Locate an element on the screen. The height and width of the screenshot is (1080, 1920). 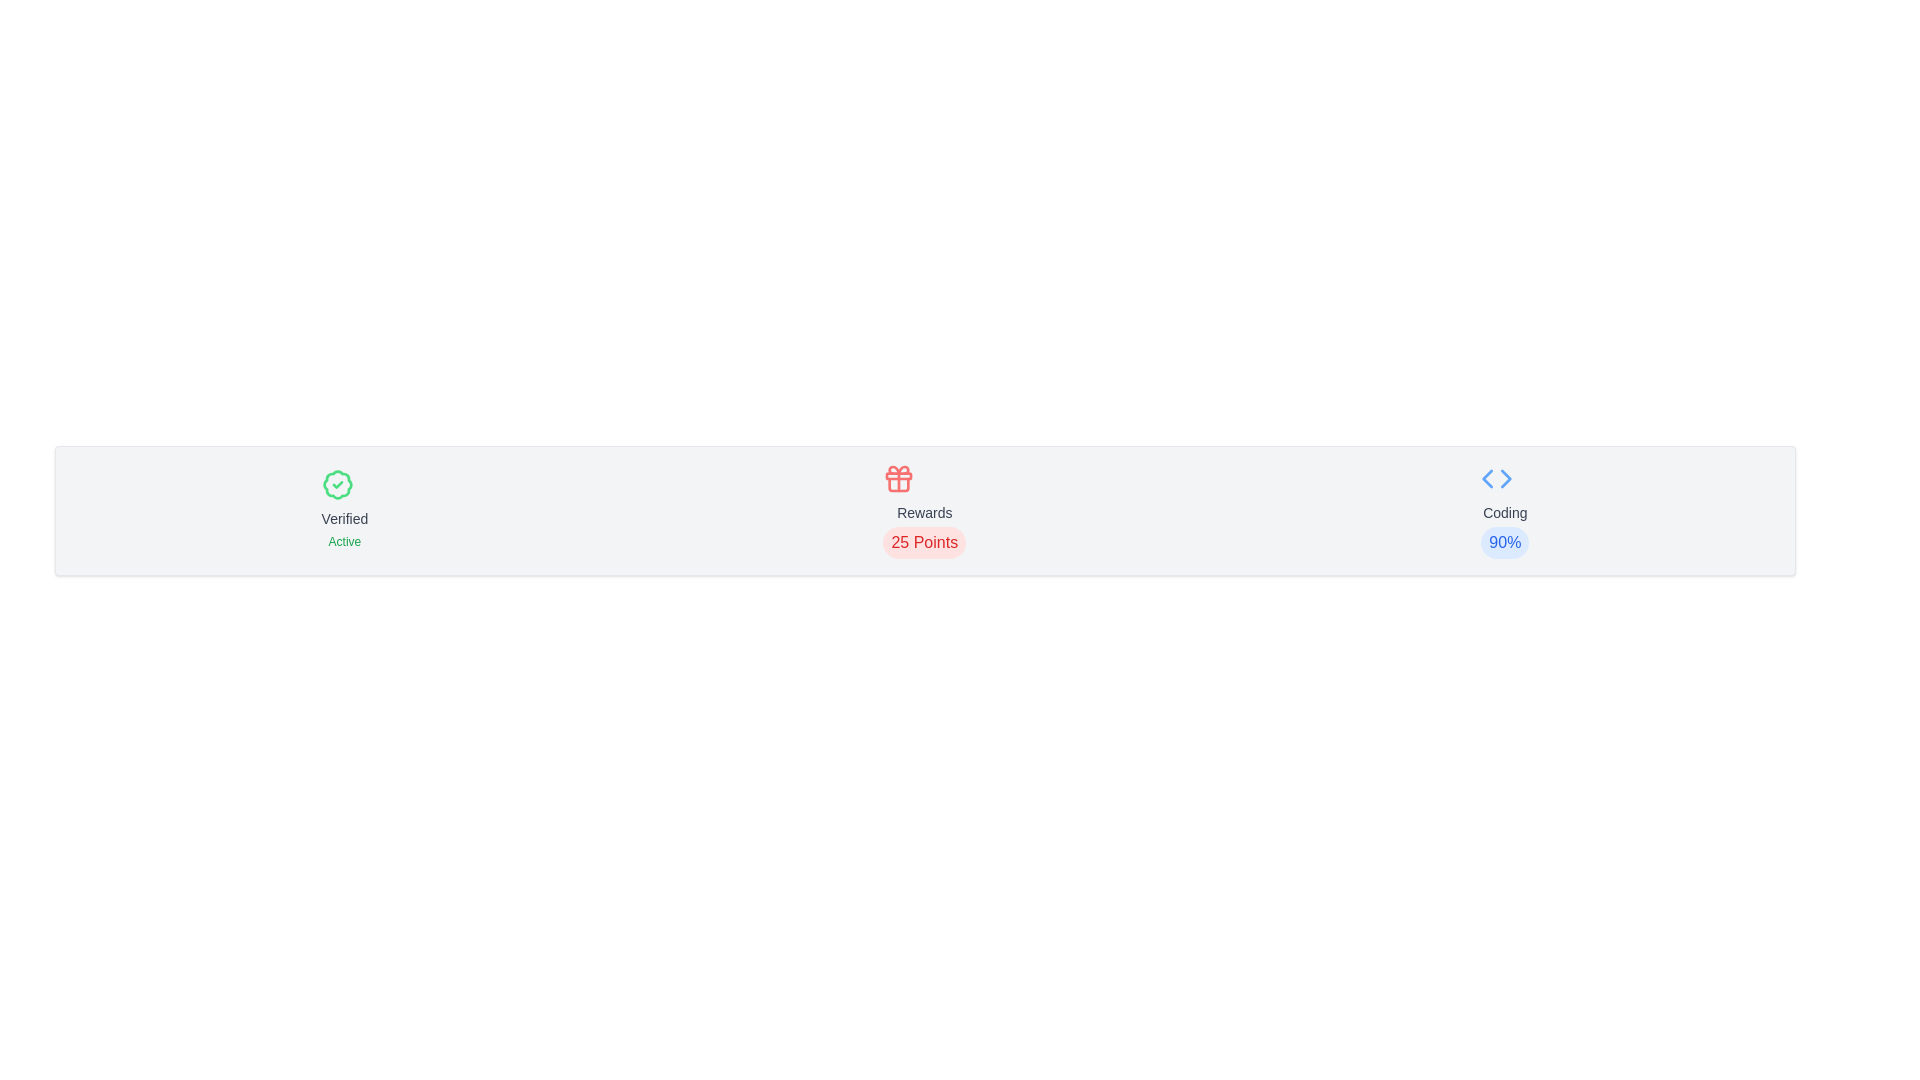
the circular badge with a green outline and central checkmark symbol, which signifies a verified status, located in the left section of the layout above the text 'Verified' and 'Active' is located at coordinates (337, 485).